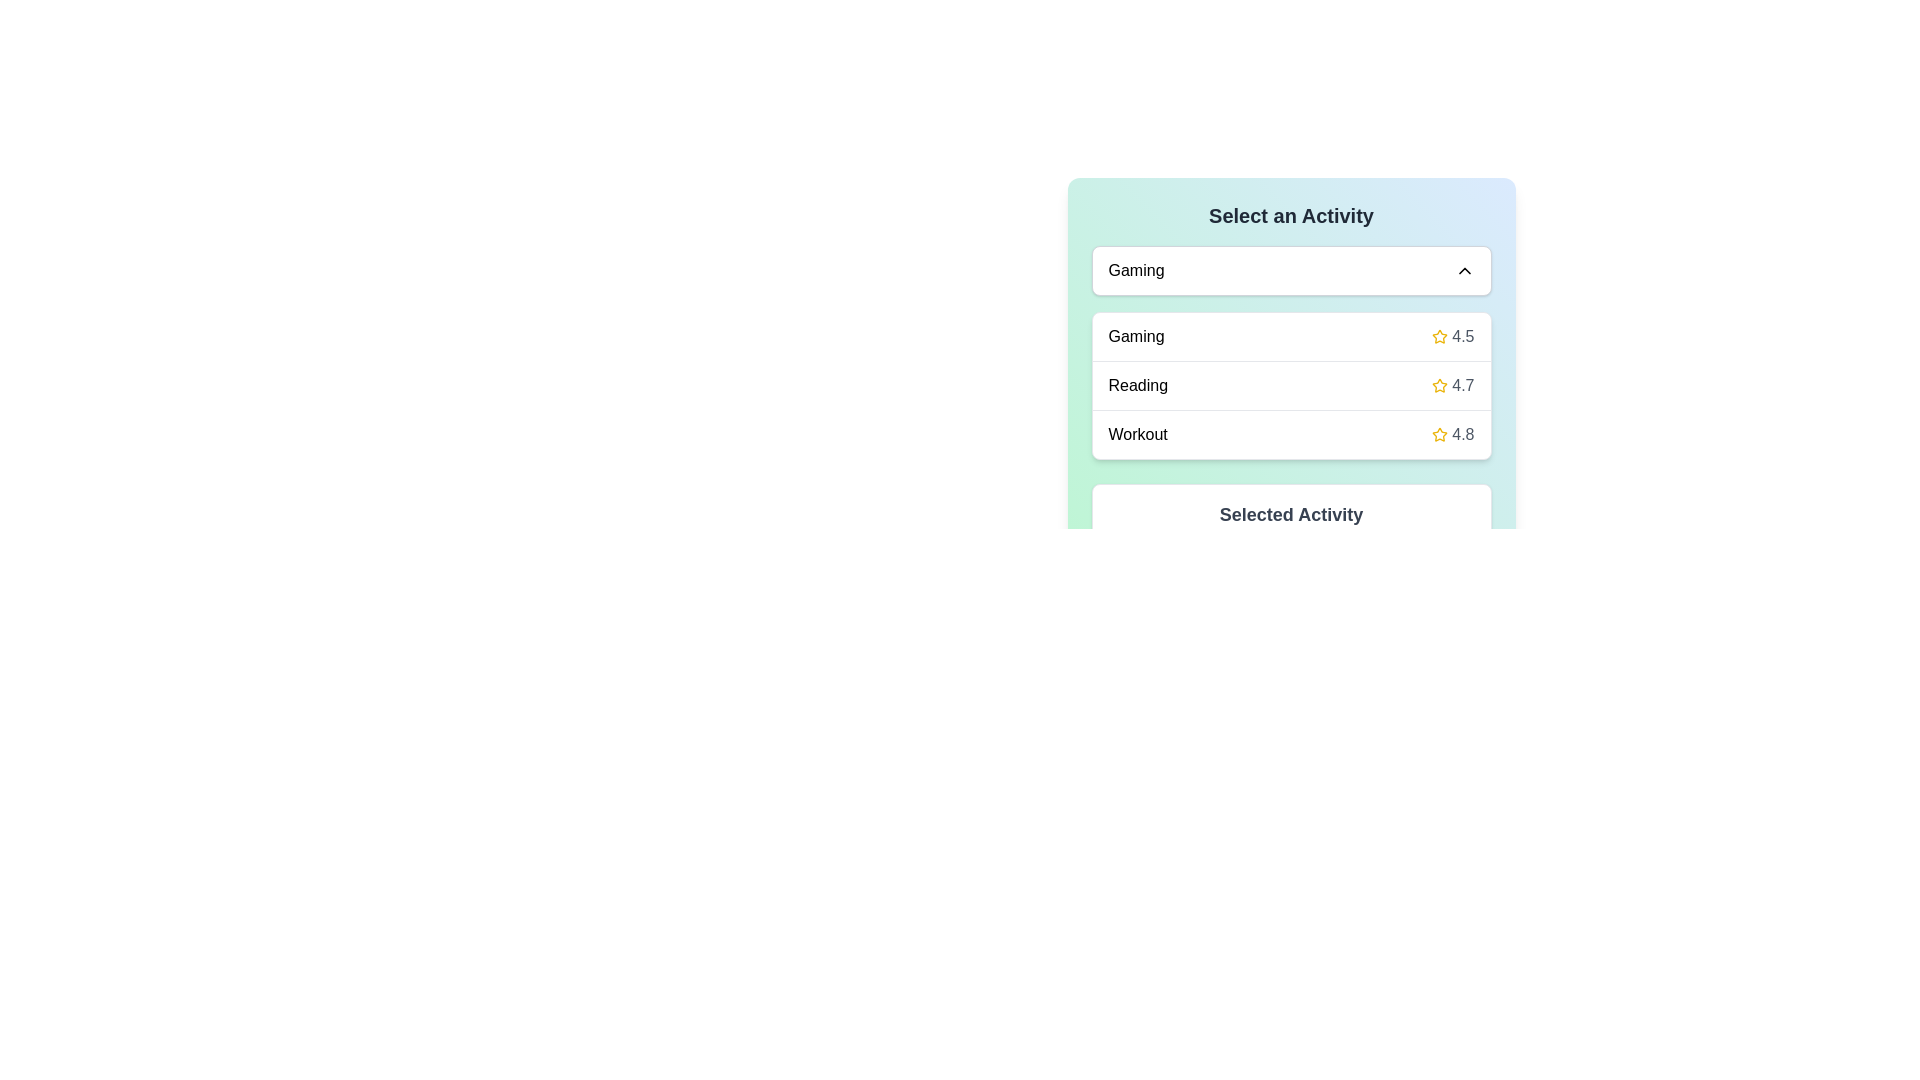 This screenshot has height=1080, width=1920. What do you see at coordinates (1453, 385) in the screenshot?
I see `the text label displaying '4.7', which is gray in color and located next to a yellow star icon, within the 'Reading' activity list item` at bounding box center [1453, 385].